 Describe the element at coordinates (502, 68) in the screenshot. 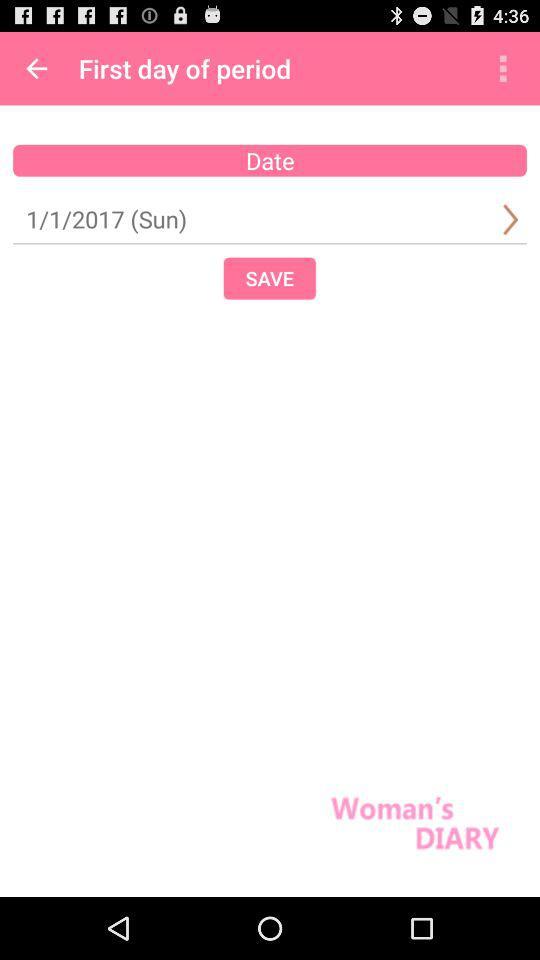

I see `the icon to the right of the first day of app` at that location.